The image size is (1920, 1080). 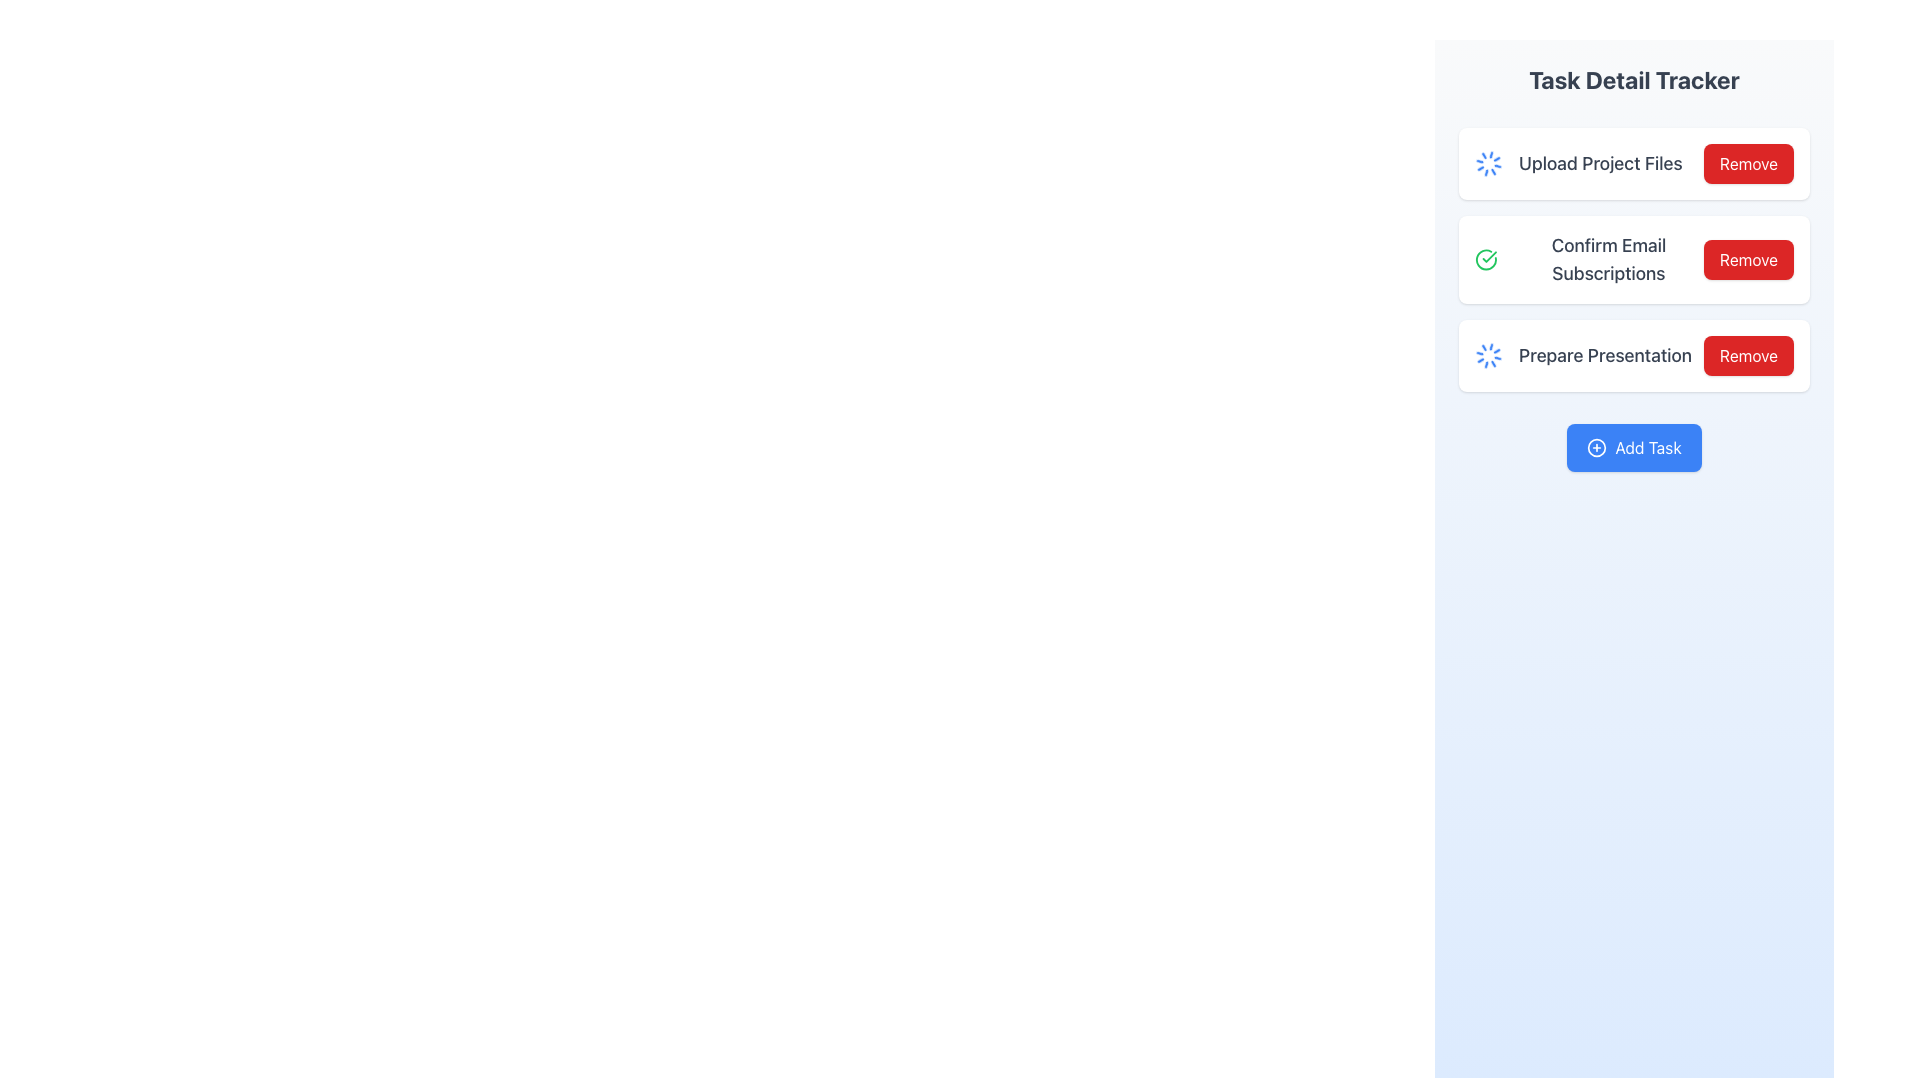 I want to click on the icon that indicates a successfully confirmed email subscription, located in the second row of the 'Task Detail Tracker' section, which includes the text 'Confirm Email Subscriptions' and a remove button, so click(x=1486, y=258).